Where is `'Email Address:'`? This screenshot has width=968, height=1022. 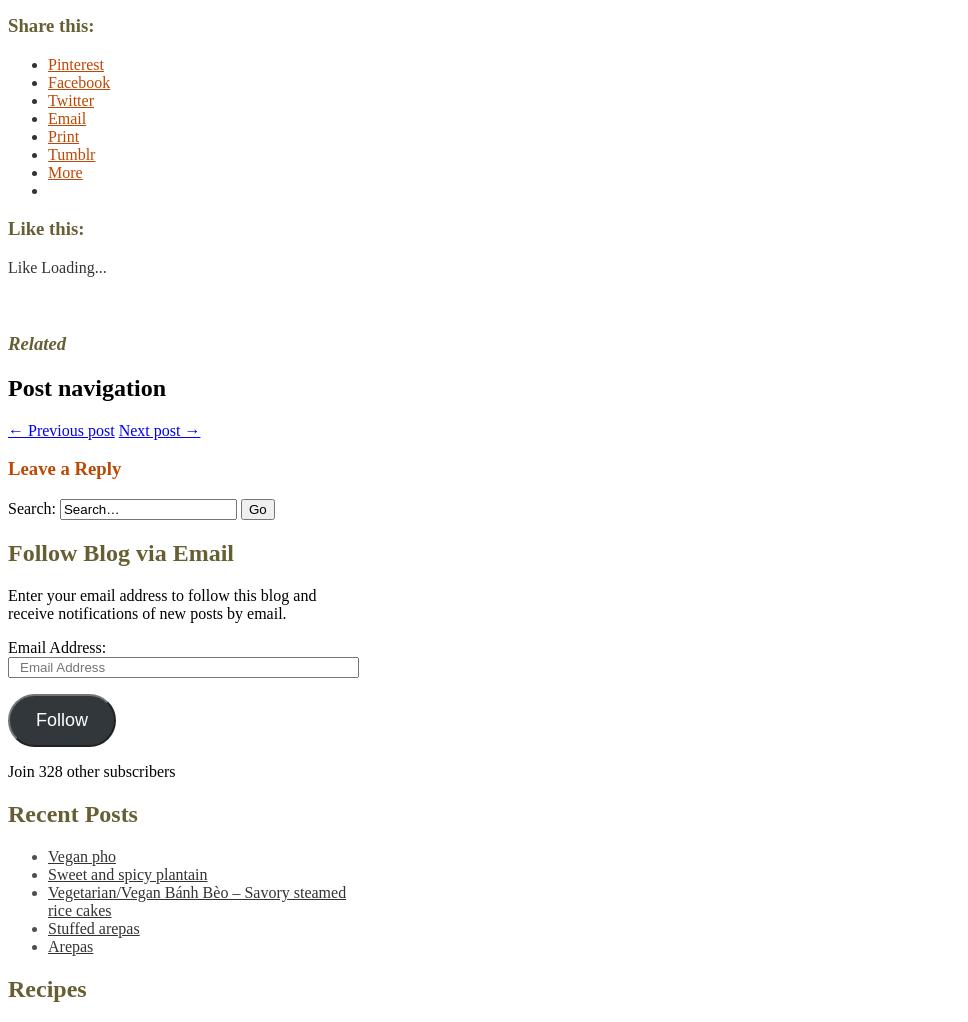
'Email Address:' is located at coordinates (56, 646).